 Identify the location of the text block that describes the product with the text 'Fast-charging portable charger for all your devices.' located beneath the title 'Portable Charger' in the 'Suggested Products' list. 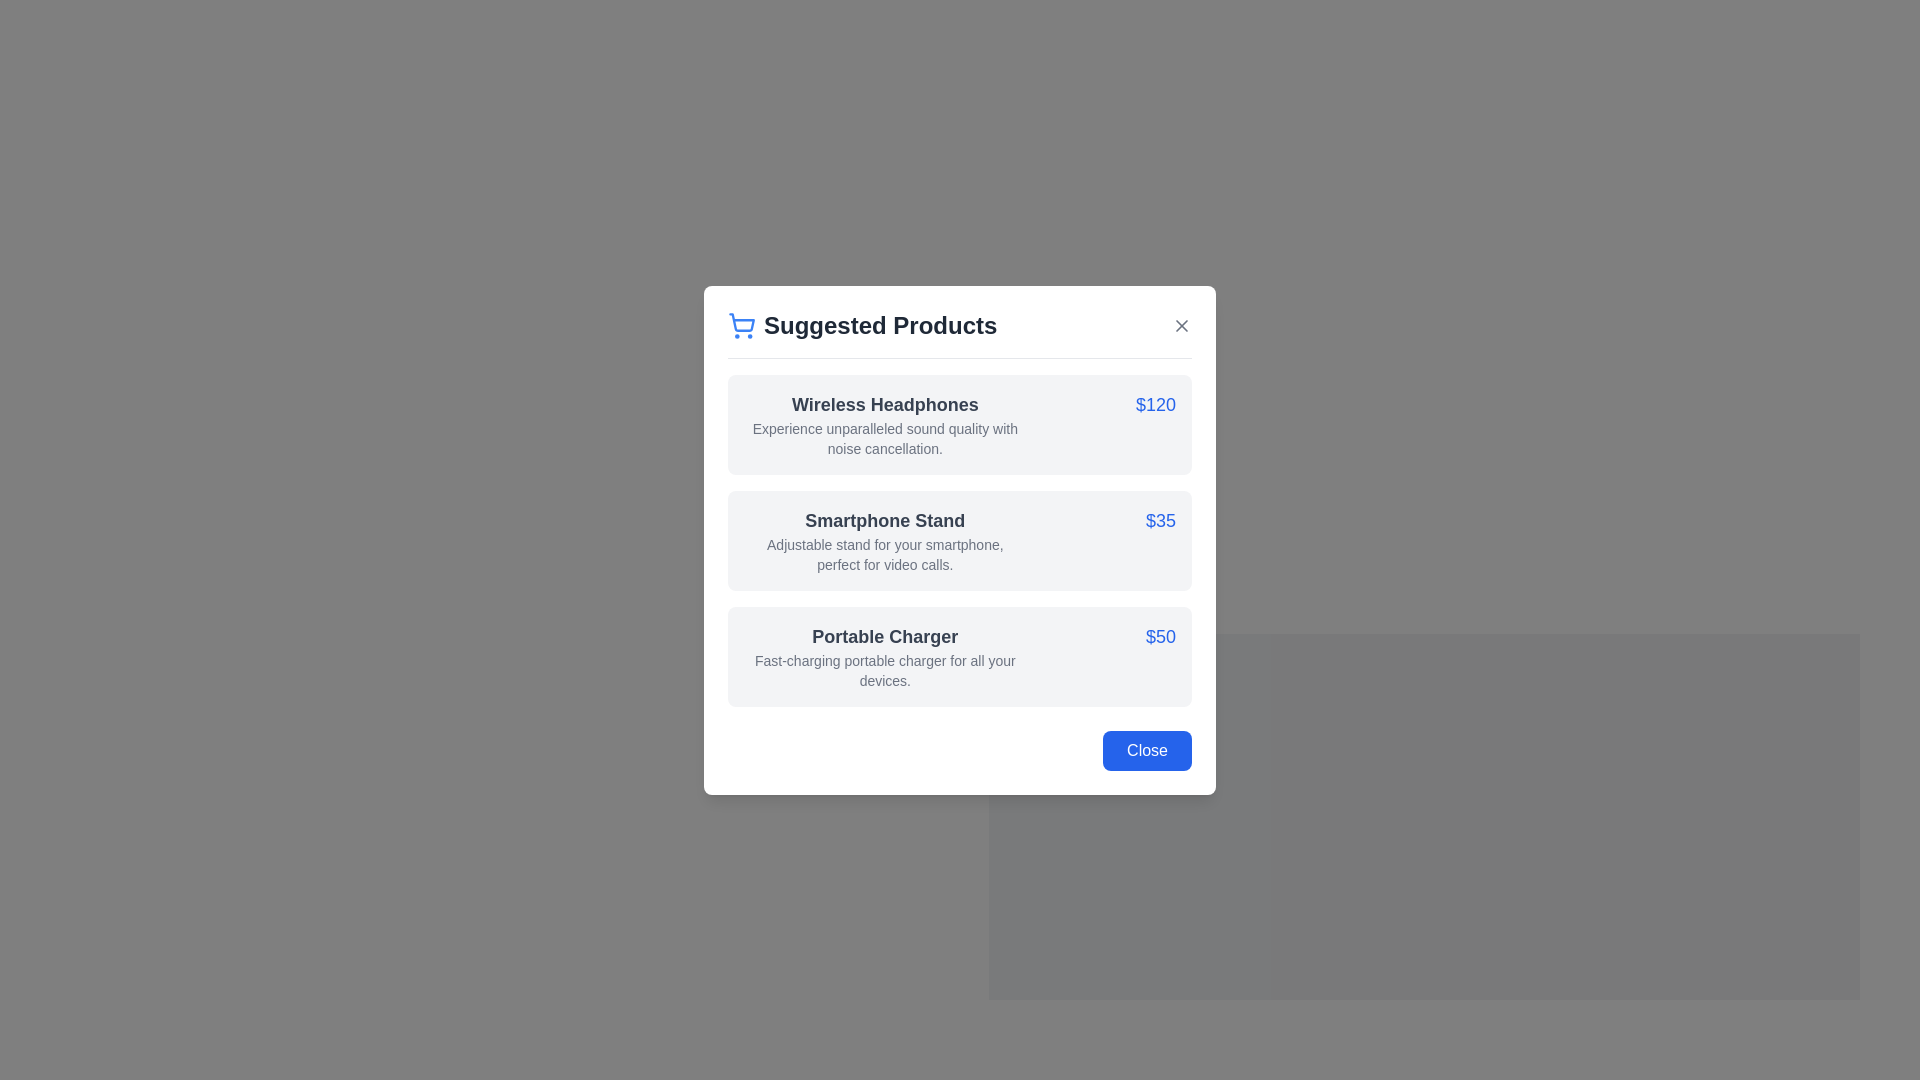
(884, 670).